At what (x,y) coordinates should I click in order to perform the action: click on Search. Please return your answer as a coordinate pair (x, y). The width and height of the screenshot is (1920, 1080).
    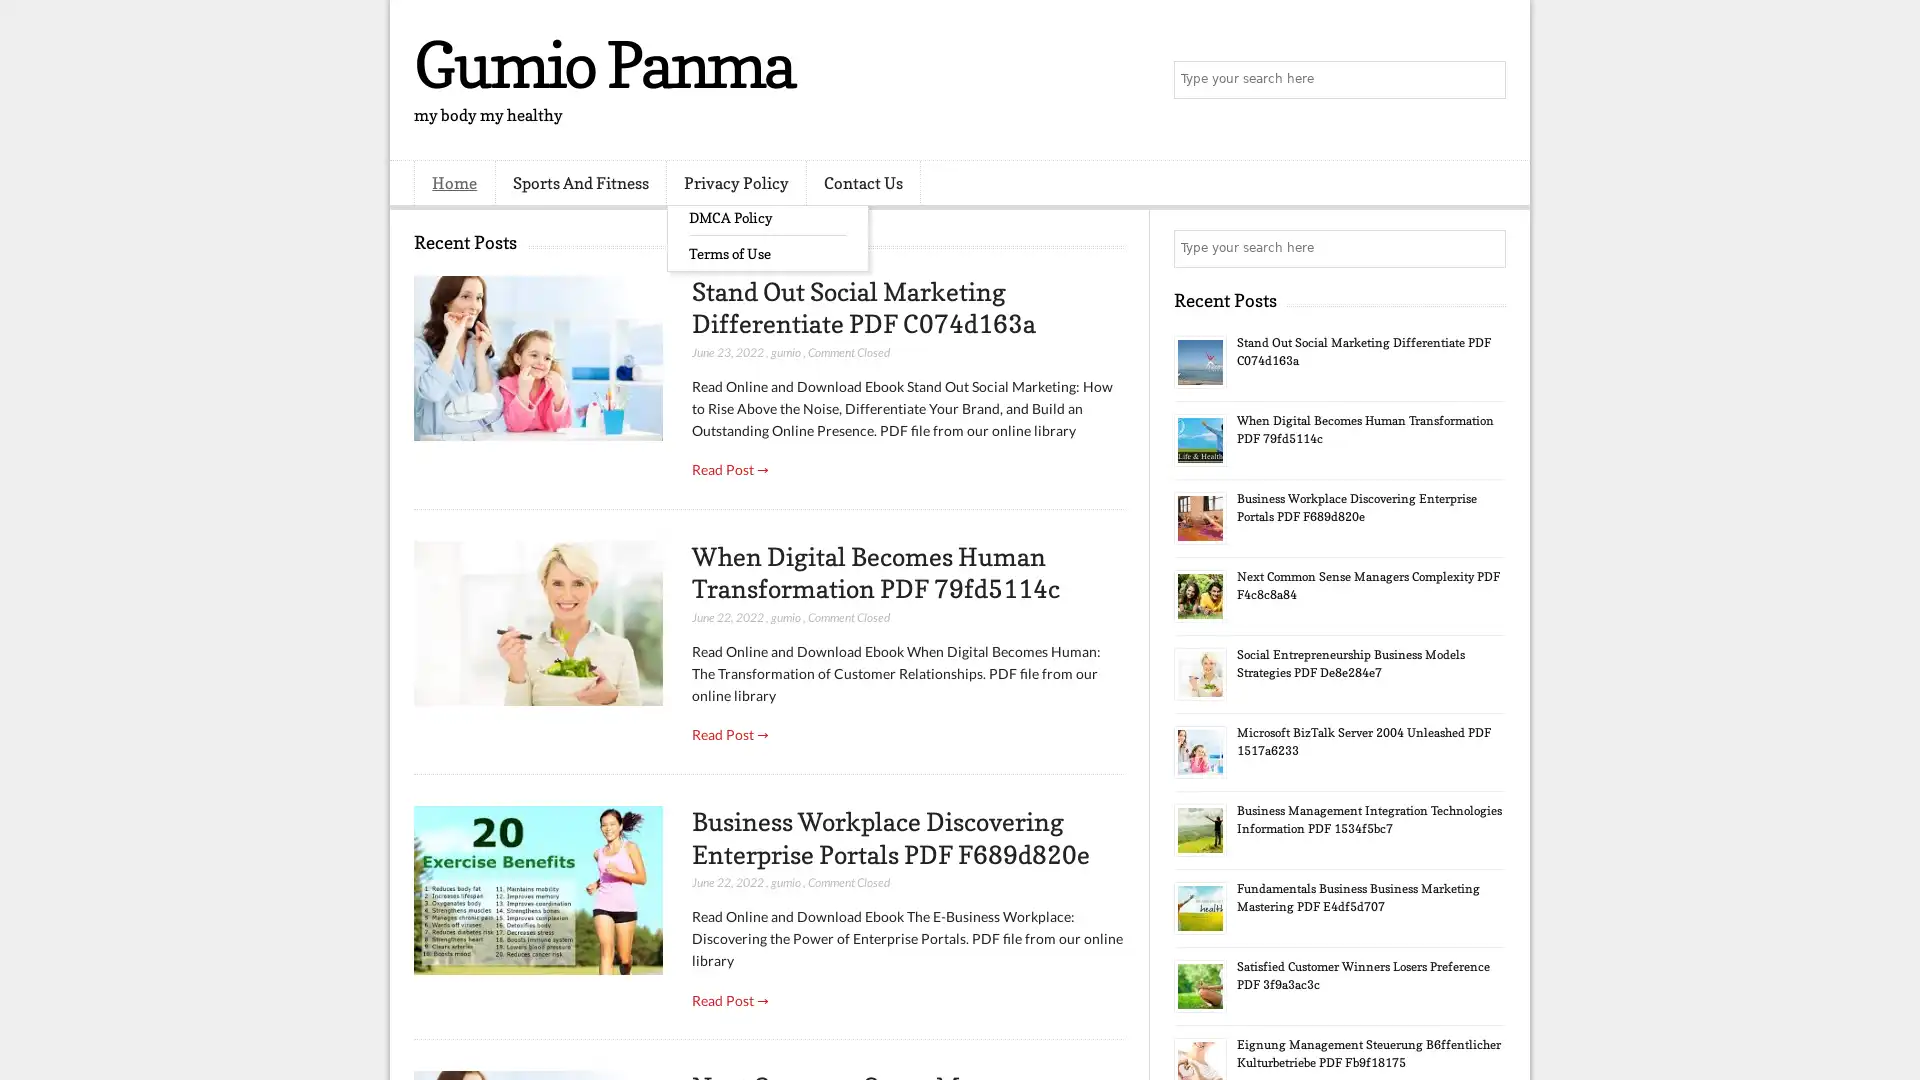
    Looking at the image, I should click on (1485, 248).